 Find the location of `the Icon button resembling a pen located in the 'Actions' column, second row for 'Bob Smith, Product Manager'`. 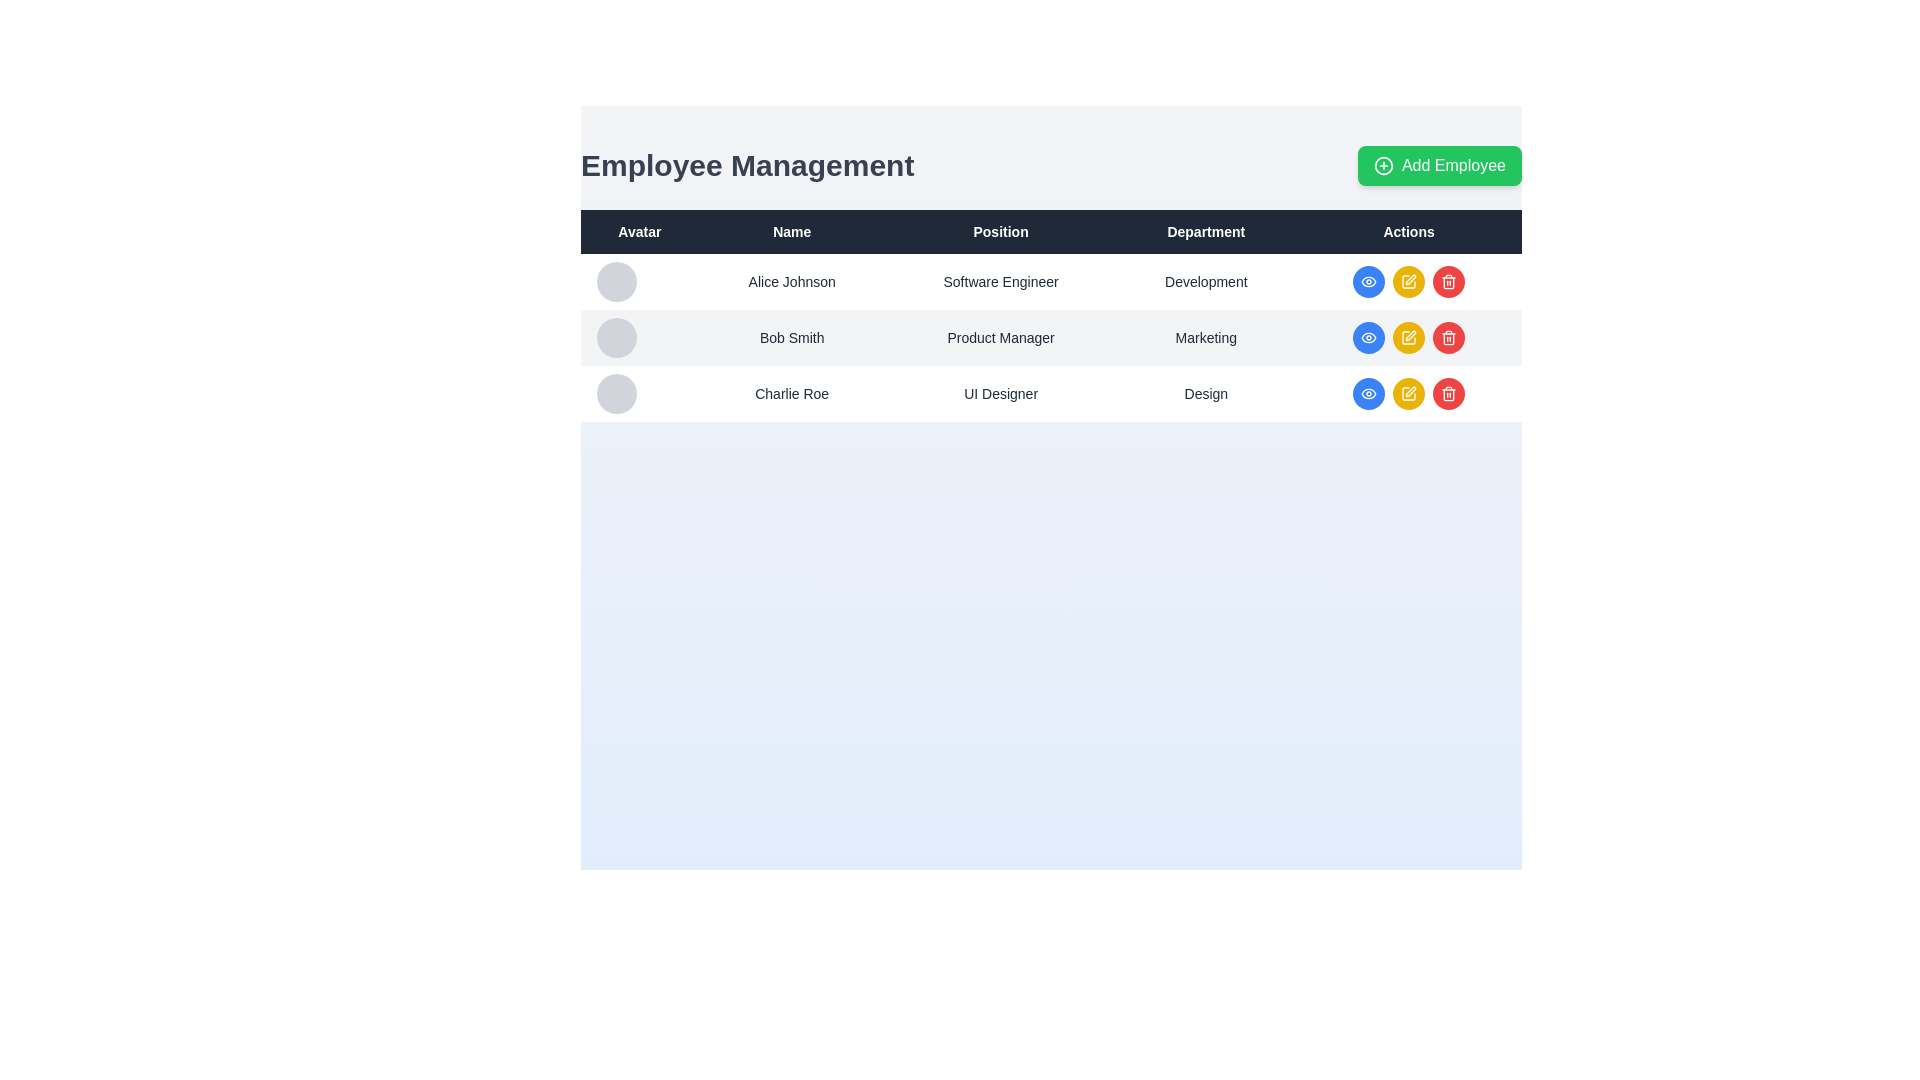

the Icon button resembling a pen located in the 'Actions' column, second row for 'Bob Smith, Product Manager' is located at coordinates (1410, 334).